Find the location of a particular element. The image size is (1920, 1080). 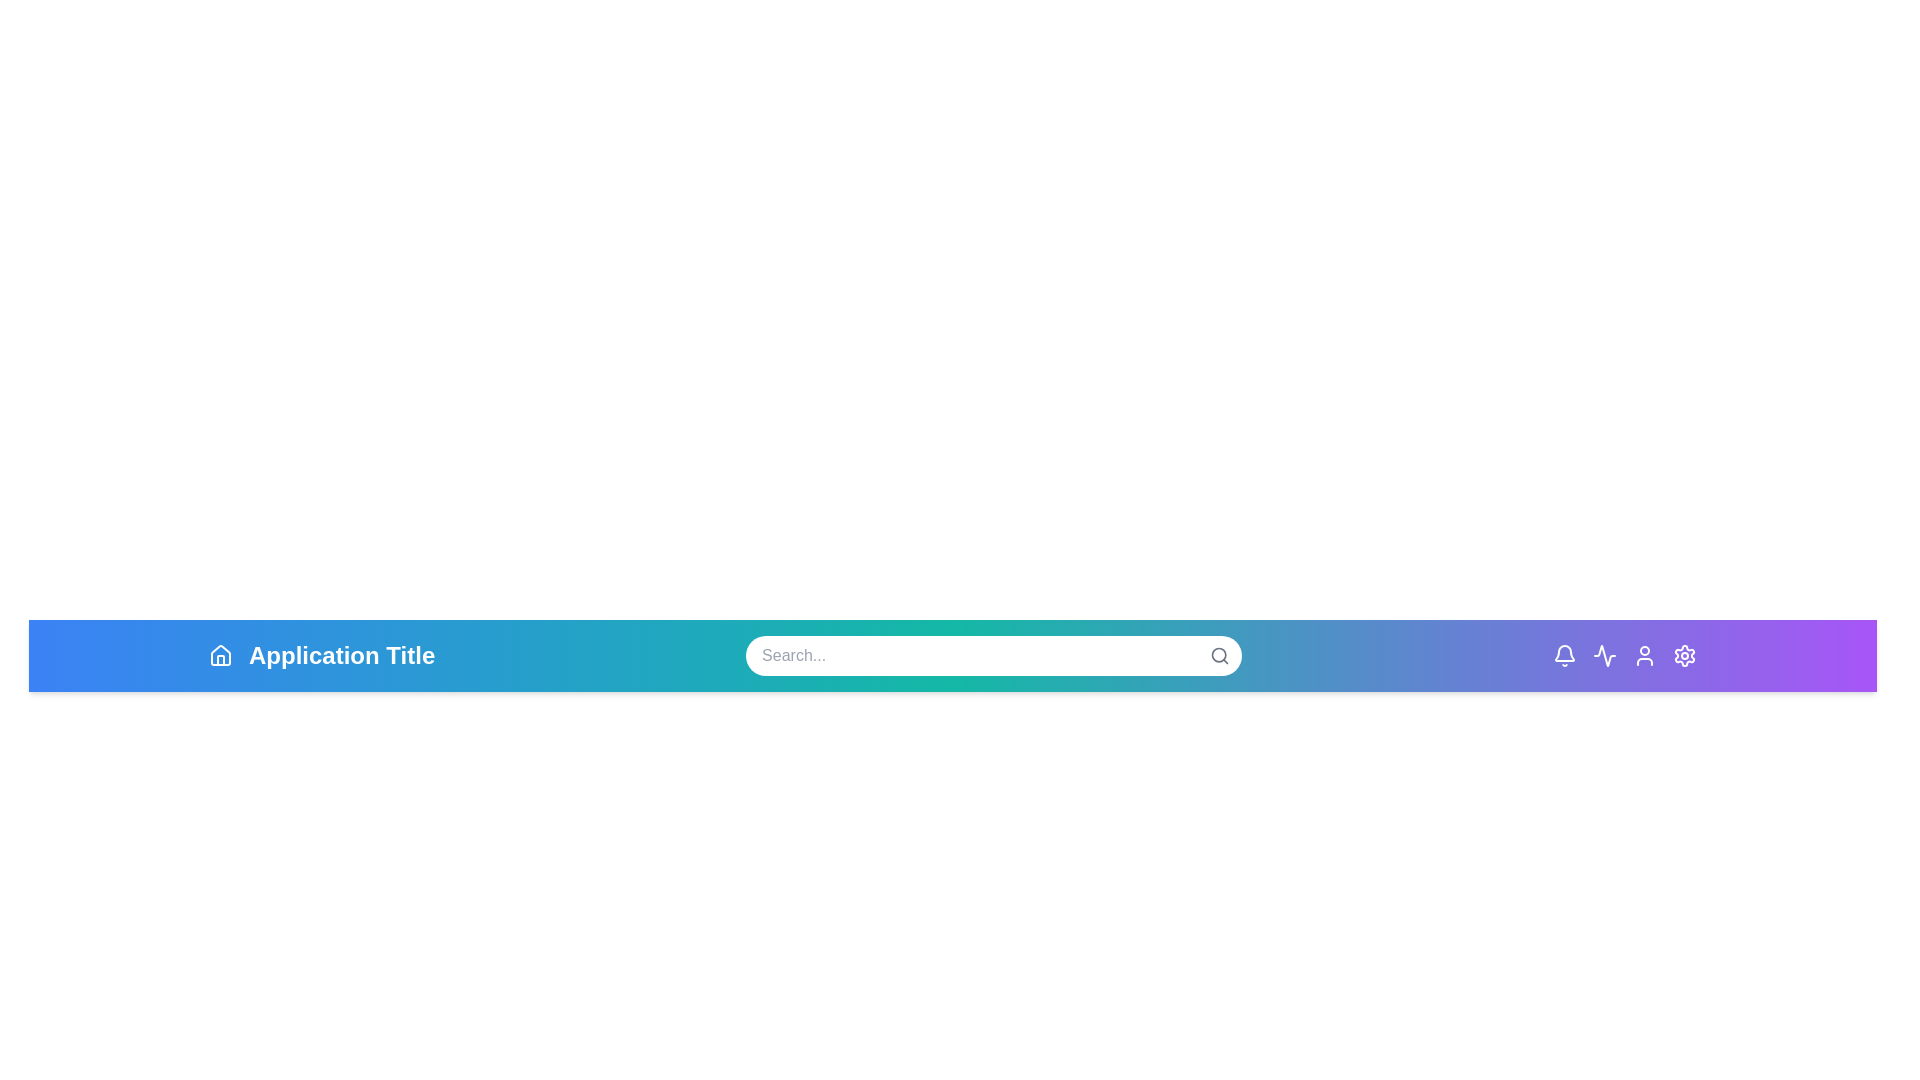

the search icon to trigger the search action is located at coordinates (1218, 655).